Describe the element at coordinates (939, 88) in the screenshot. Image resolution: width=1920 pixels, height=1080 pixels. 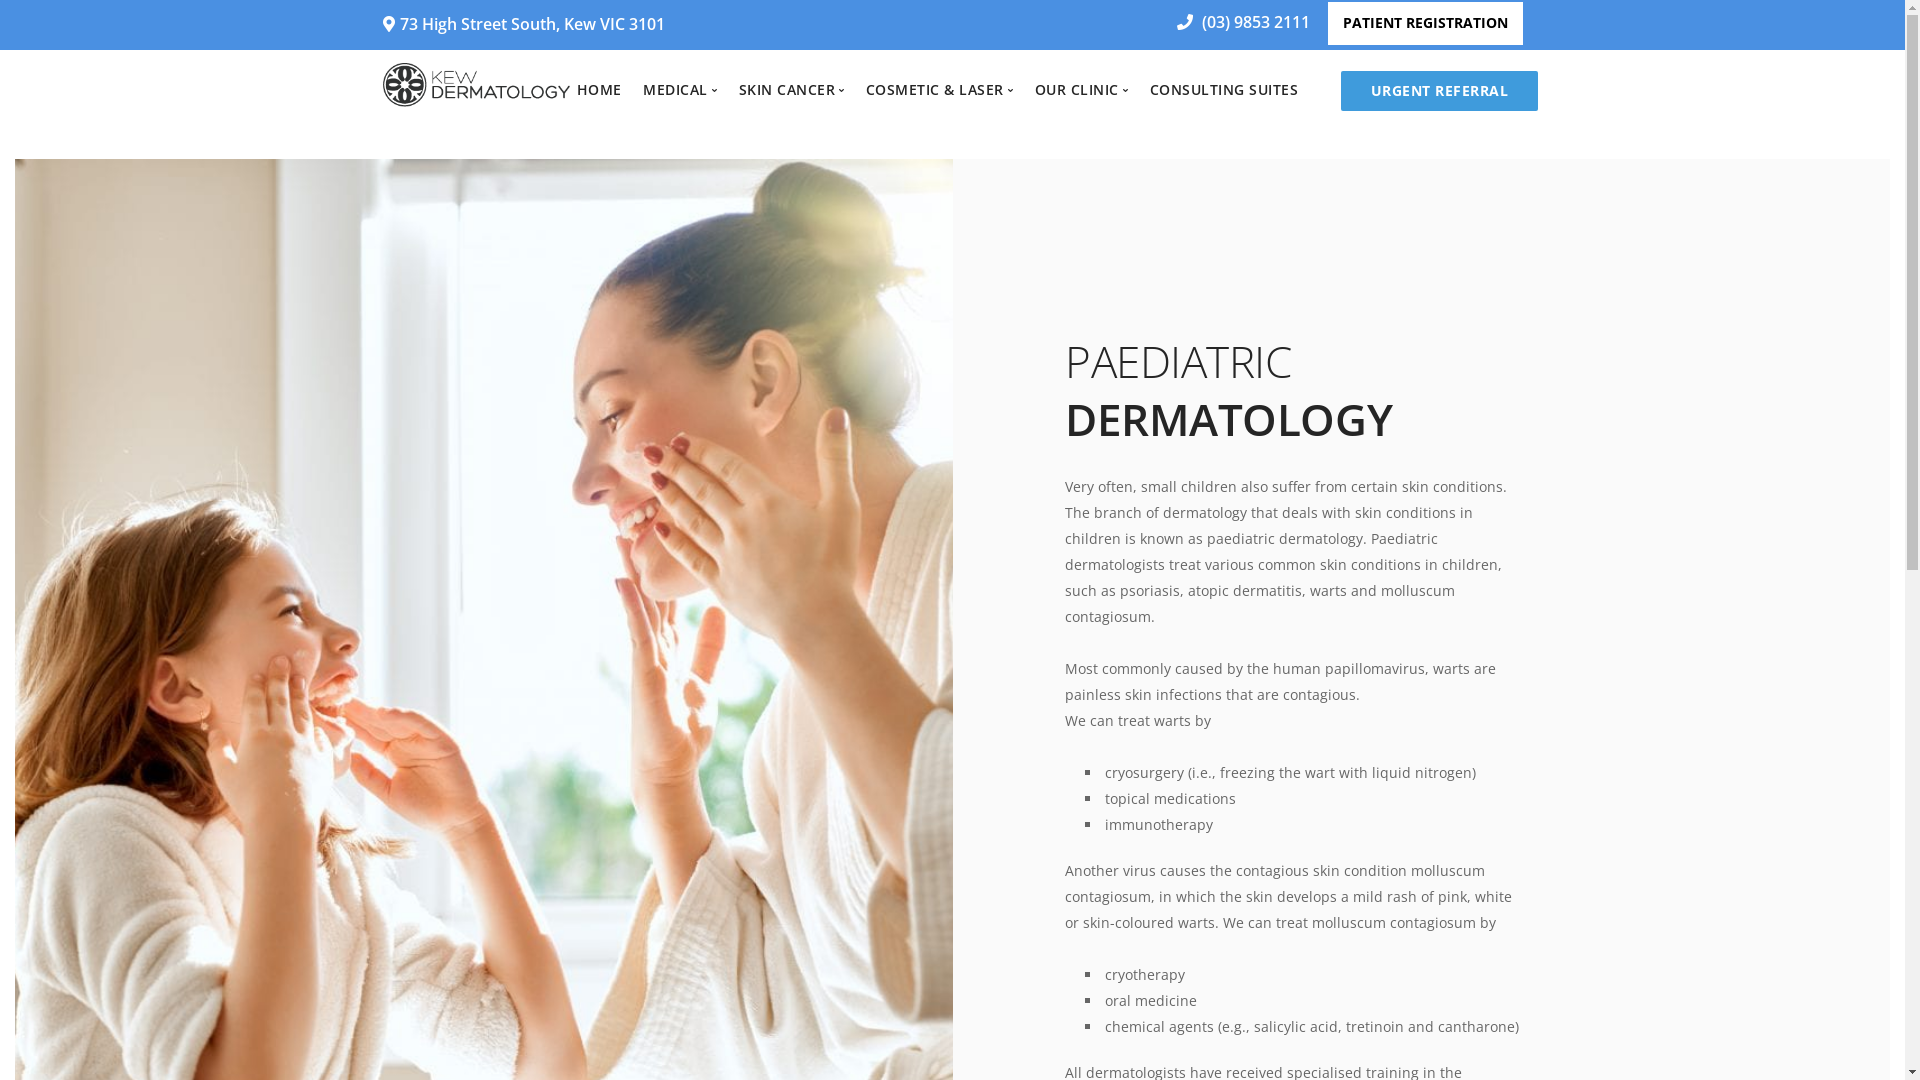
I see `'COSMETIC & LASER'` at that location.